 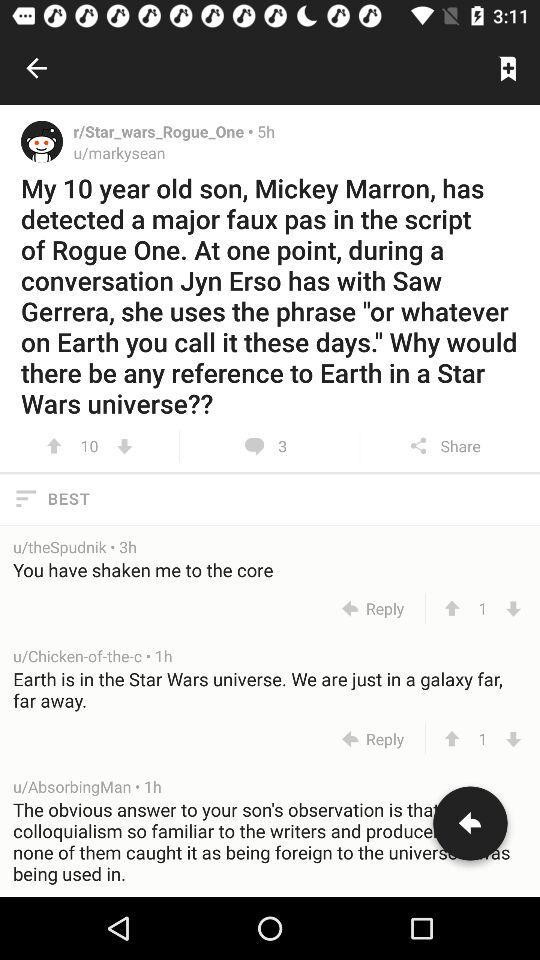 What do you see at coordinates (164, 130) in the screenshot?
I see `item above u/markysean` at bounding box center [164, 130].